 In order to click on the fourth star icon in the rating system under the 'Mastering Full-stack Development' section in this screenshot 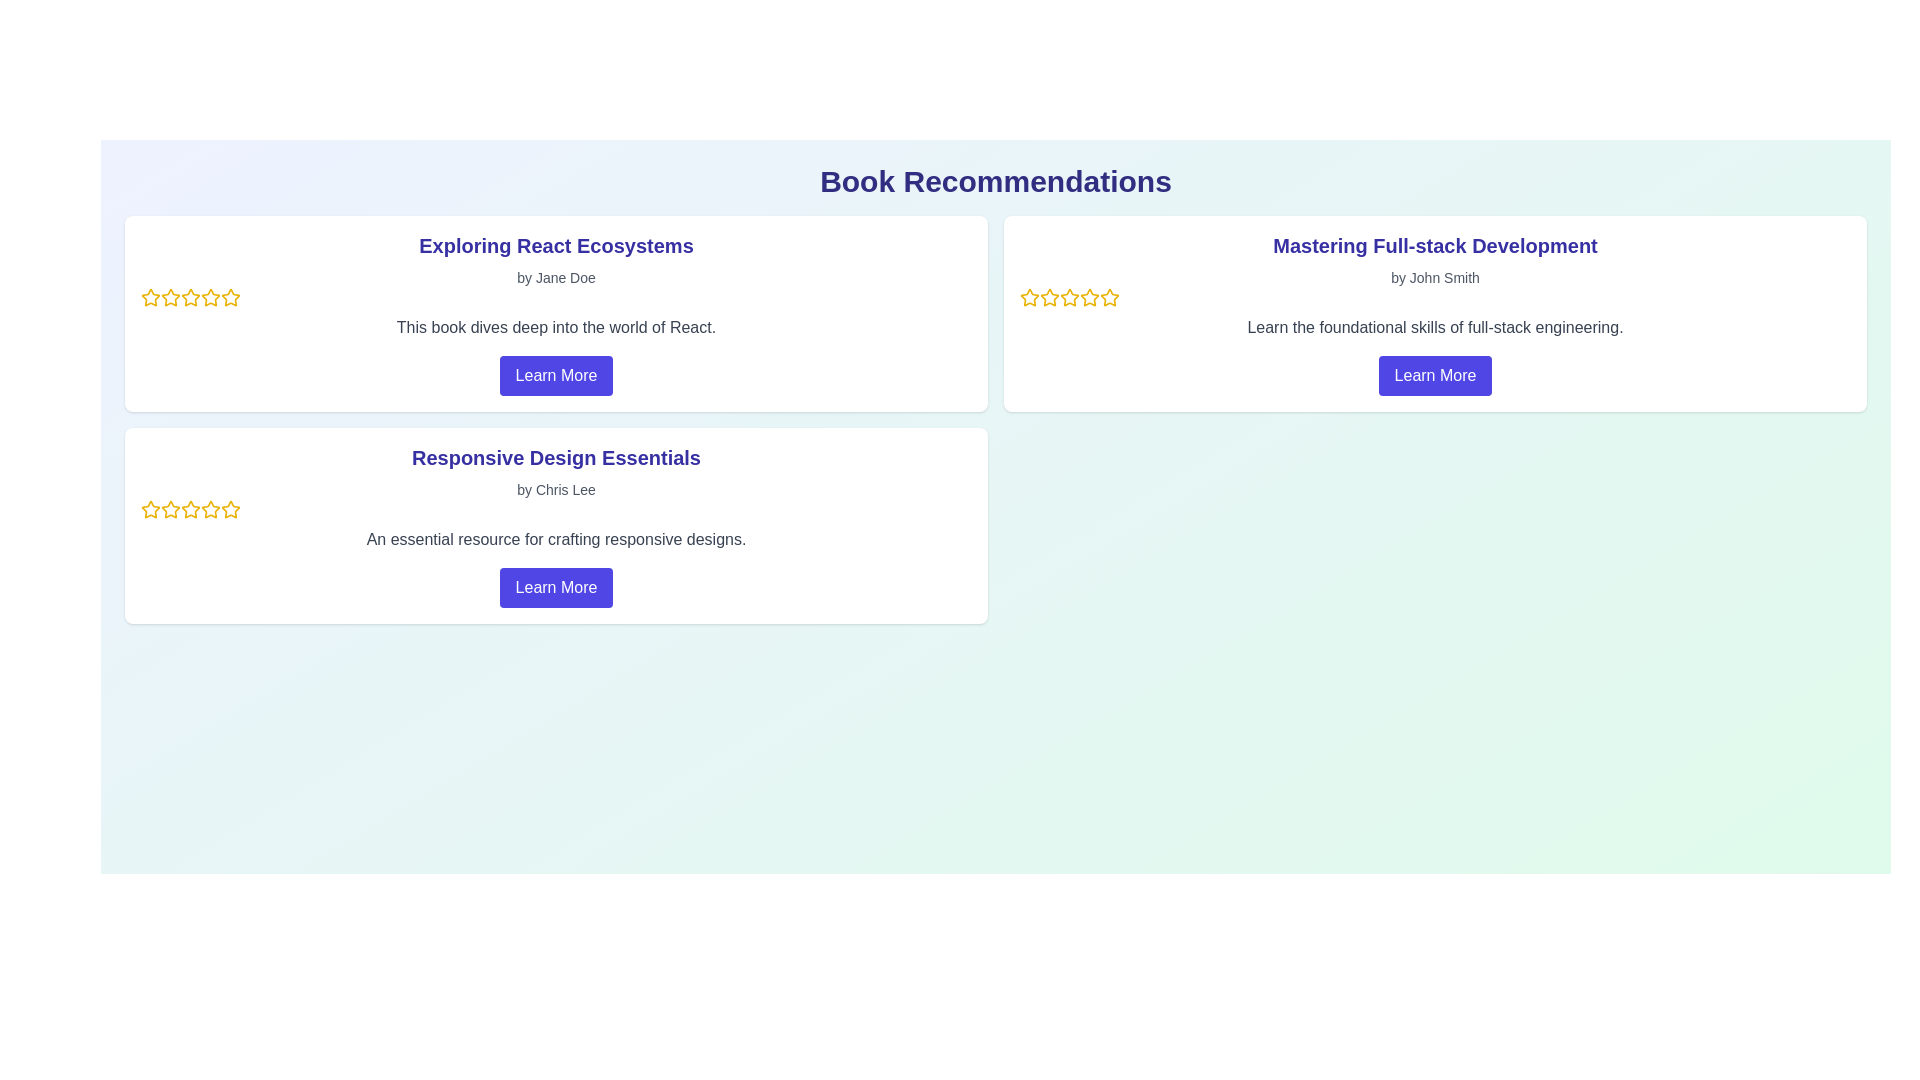, I will do `click(1108, 297)`.